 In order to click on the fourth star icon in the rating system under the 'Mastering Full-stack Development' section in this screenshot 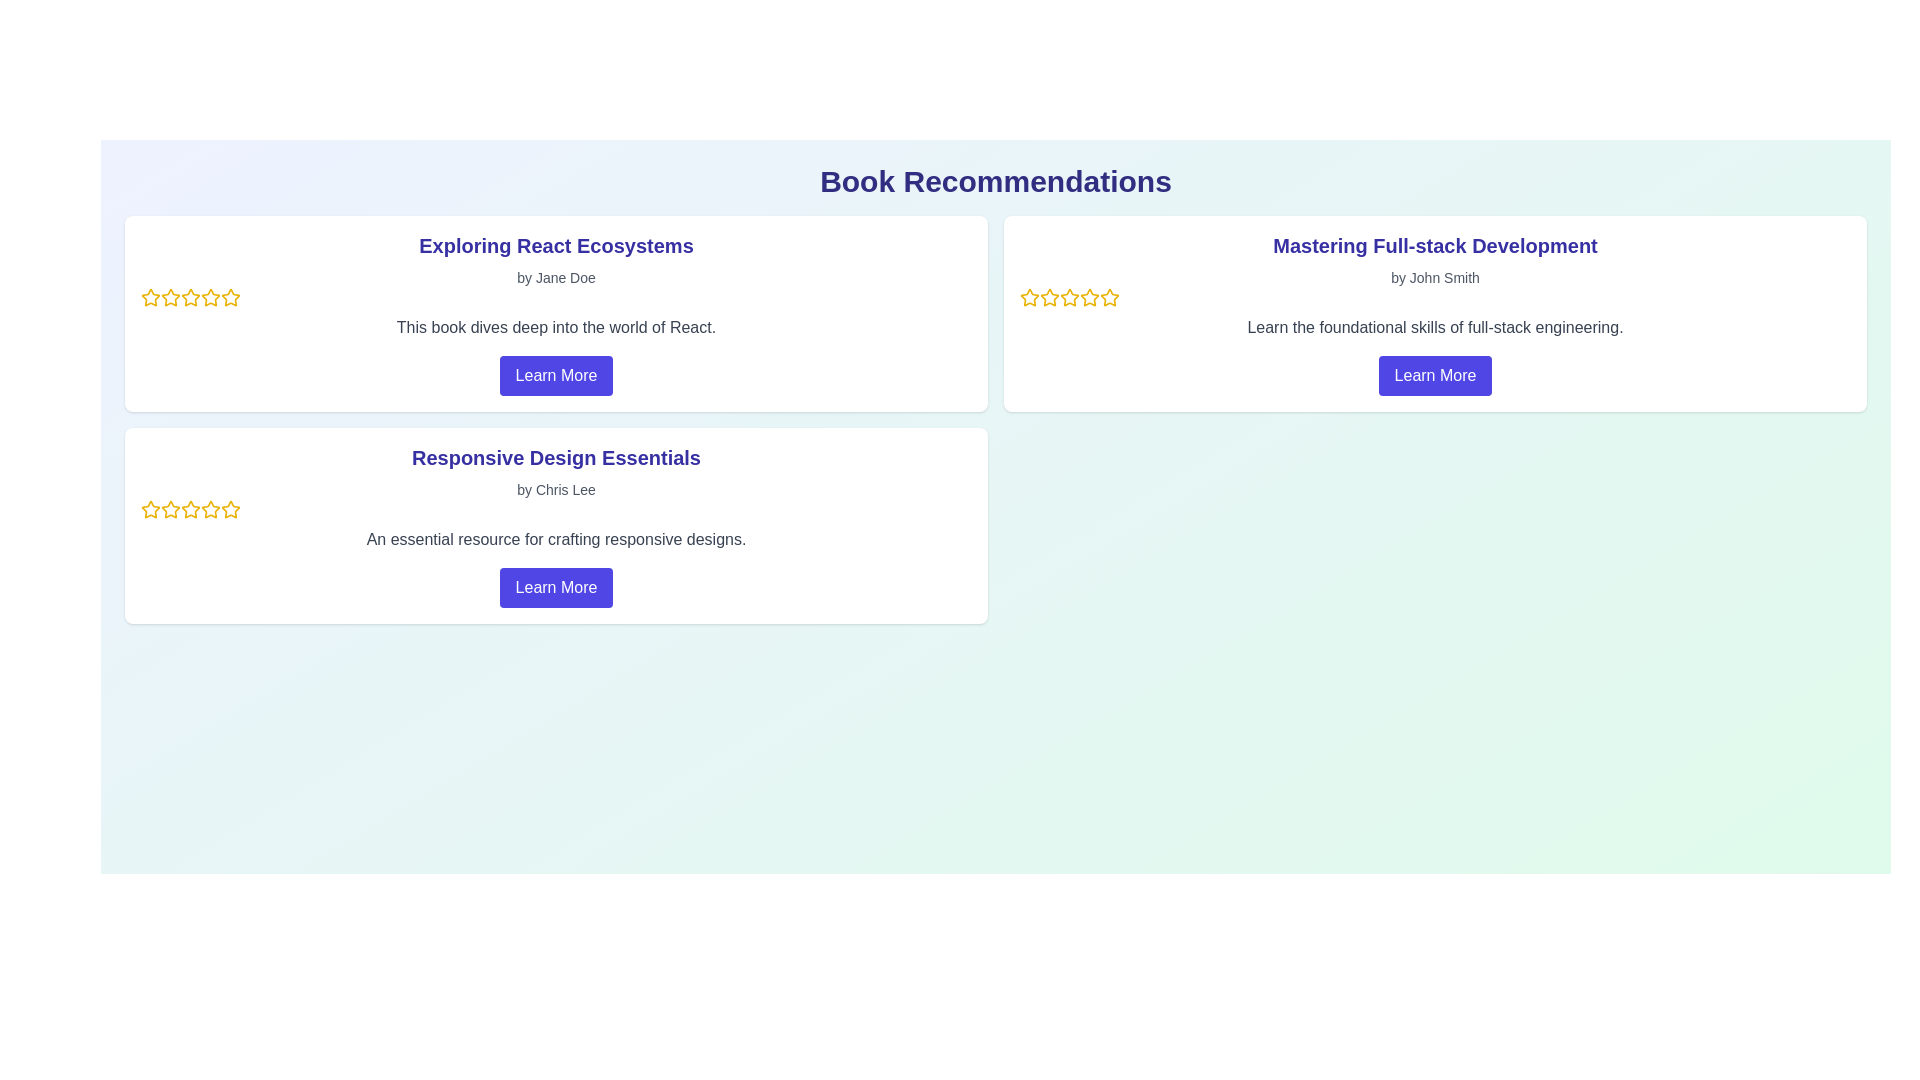, I will do `click(1108, 297)`.